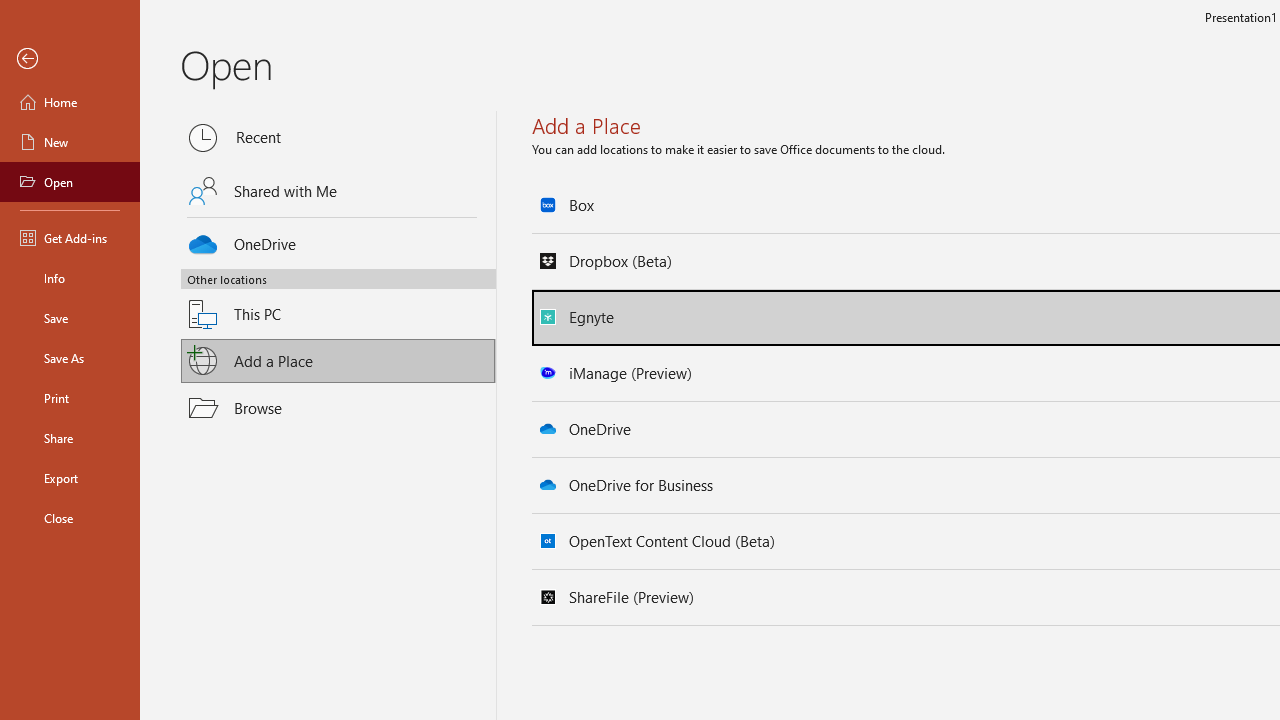 The image size is (1280, 720). What do you see at coordinates (338, 302) in the screenshot?
I see `'This PC'` at bounding box center [338, 302].